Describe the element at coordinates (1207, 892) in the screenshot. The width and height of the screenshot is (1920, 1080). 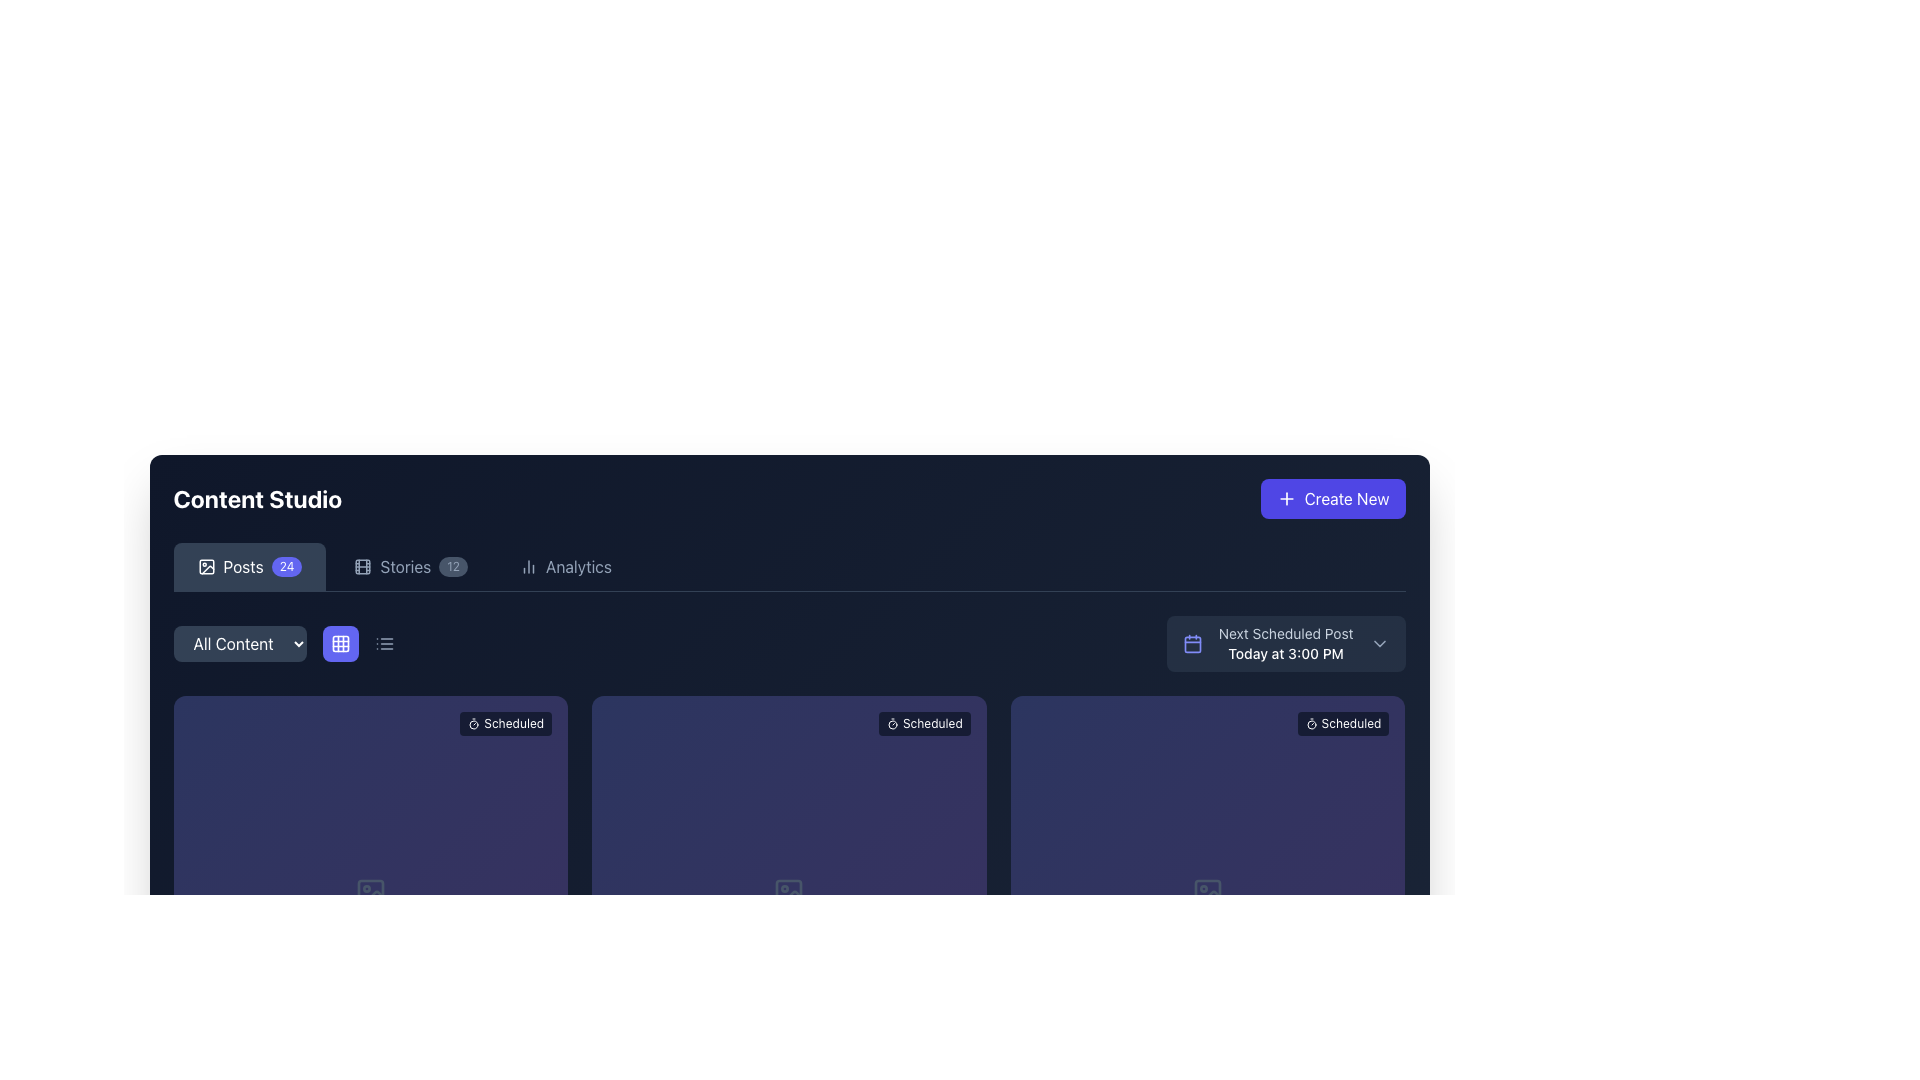
I see `the image icon styled component with a rounded square and circle, located at the bottom center of the scheduled posts section, if it is interactive` at that location.